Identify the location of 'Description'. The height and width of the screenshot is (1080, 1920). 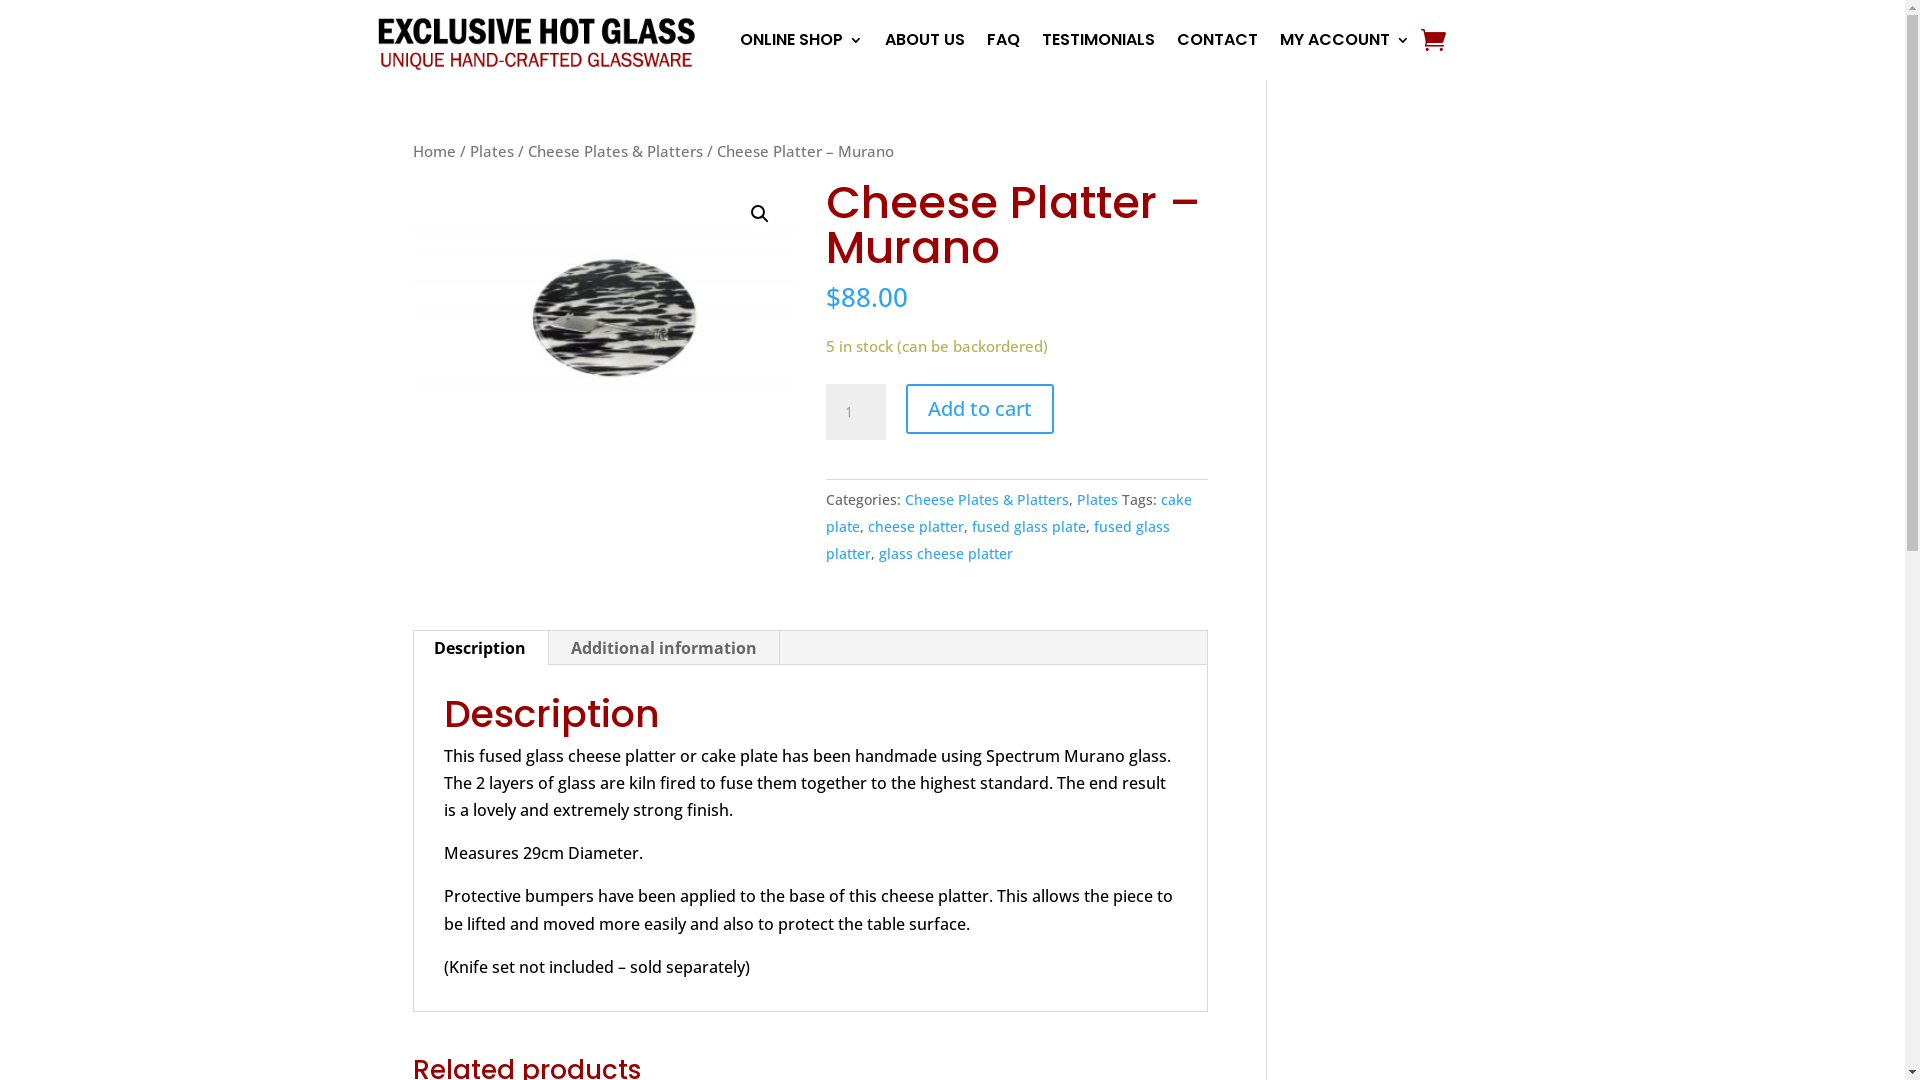
(480, 648).